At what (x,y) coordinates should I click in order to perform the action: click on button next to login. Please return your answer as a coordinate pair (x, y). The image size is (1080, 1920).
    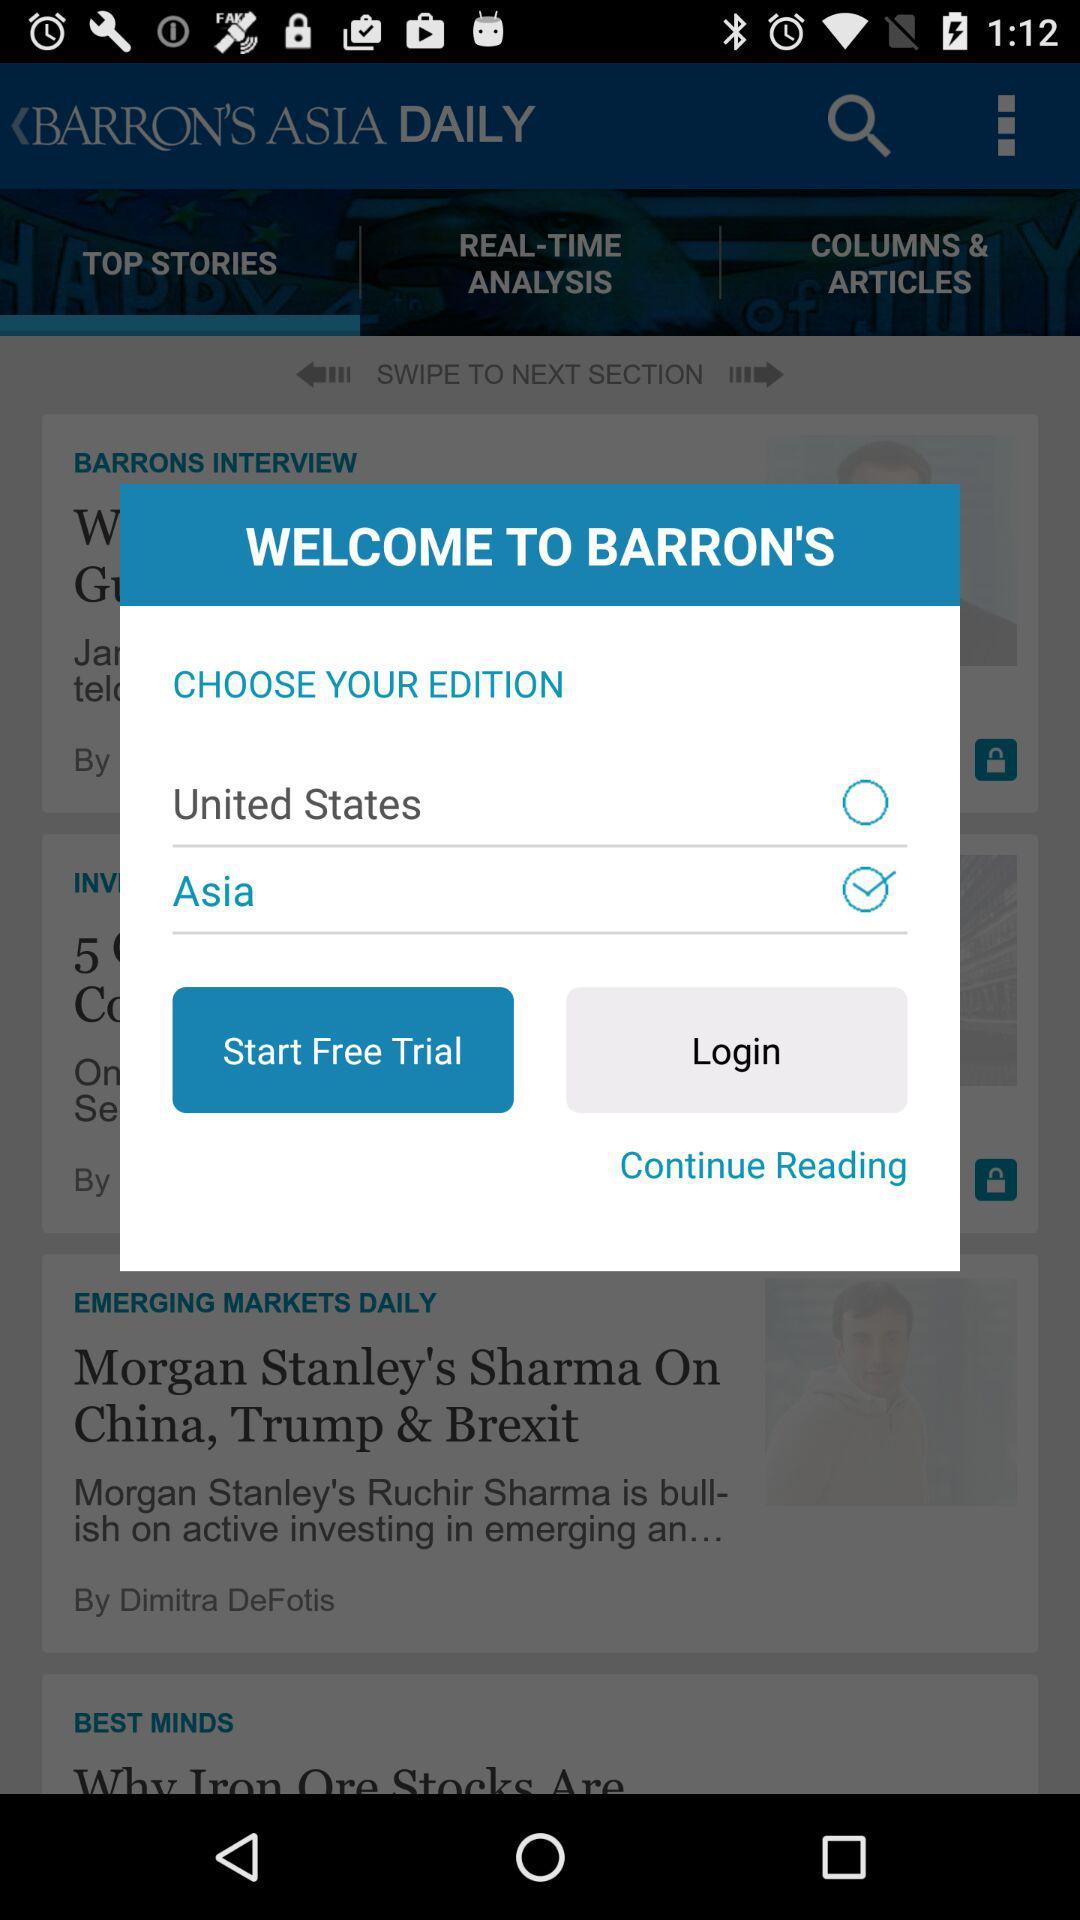
    Looking at the image, I should click on (342, 1049).